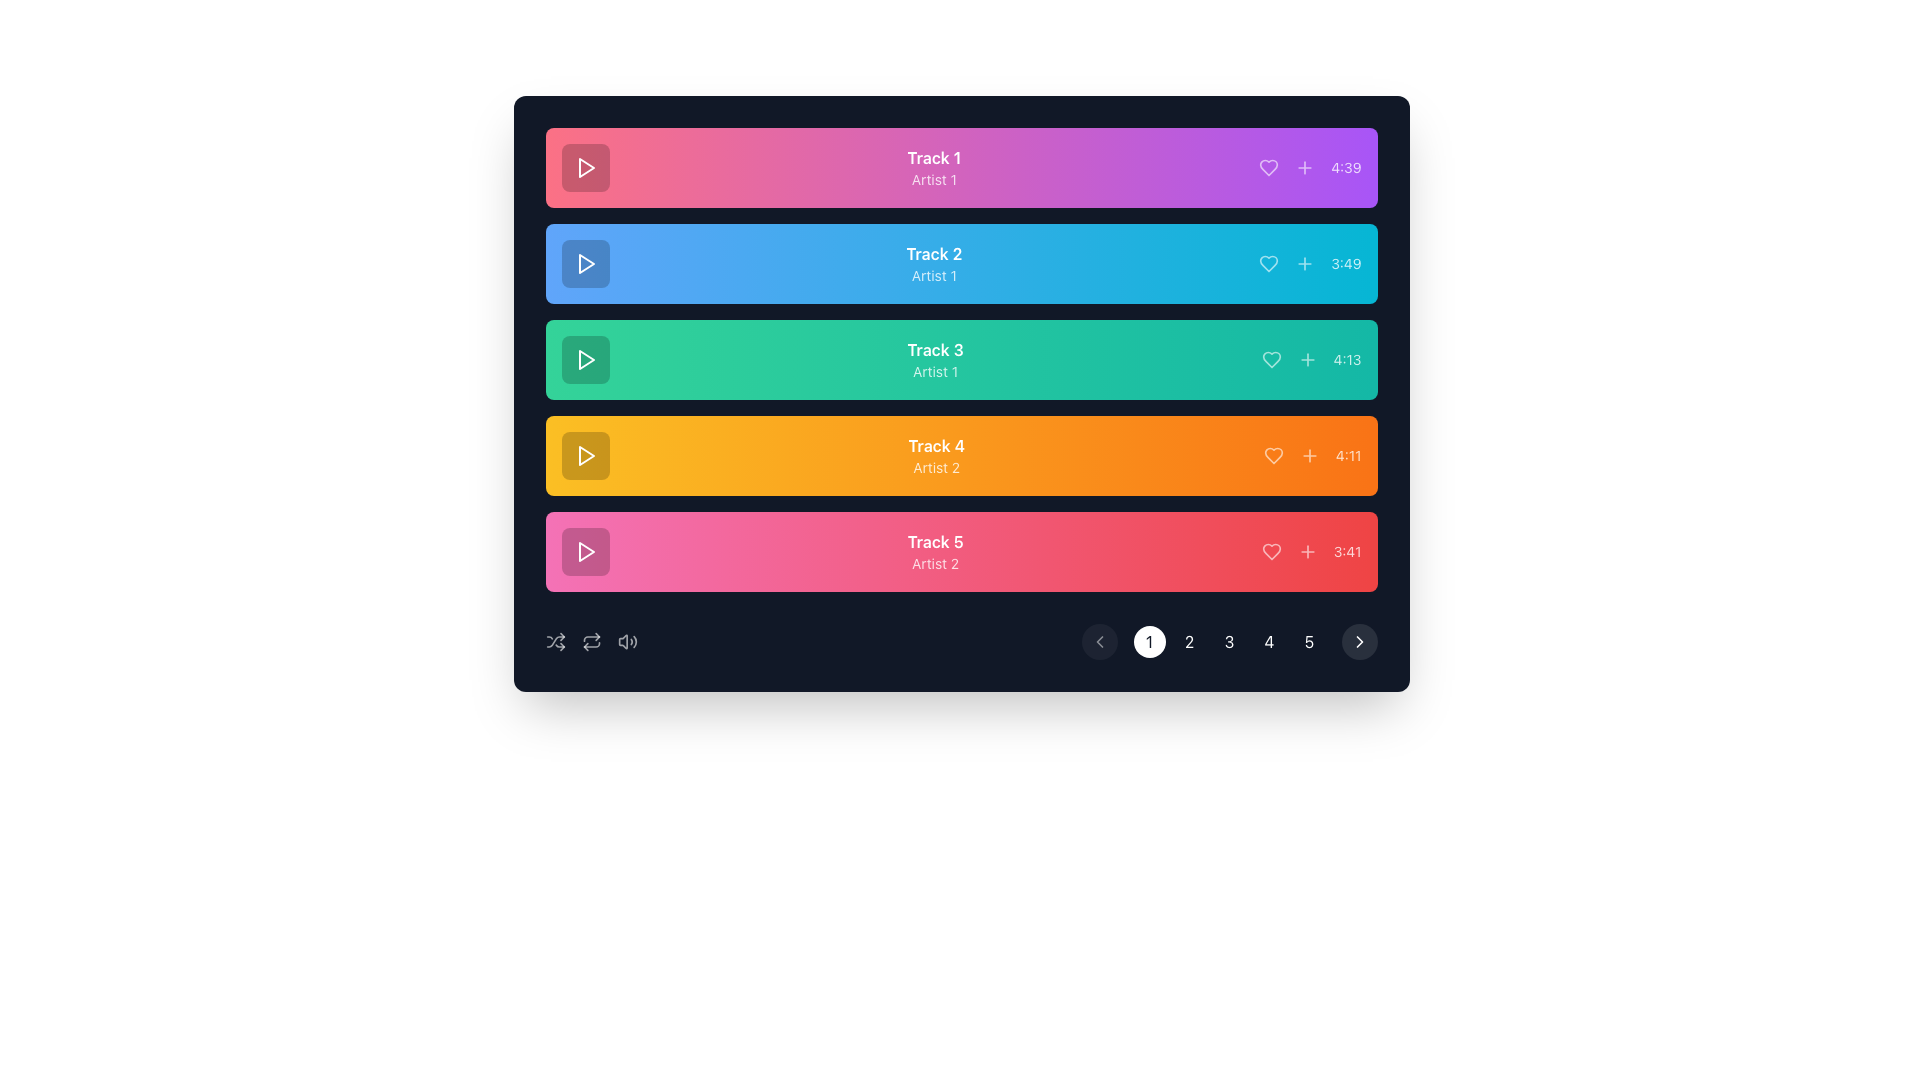 Image resolution: width=1920 pixels, height=1080 pixels. What do you see at coordinates (934, 551) in the screenshot?
I see `displayed information from the Text display block showing 'Track 5' and 'Artist 2', which is the fifth item in the vertical list of tracks` at bounding box center [934, 551].